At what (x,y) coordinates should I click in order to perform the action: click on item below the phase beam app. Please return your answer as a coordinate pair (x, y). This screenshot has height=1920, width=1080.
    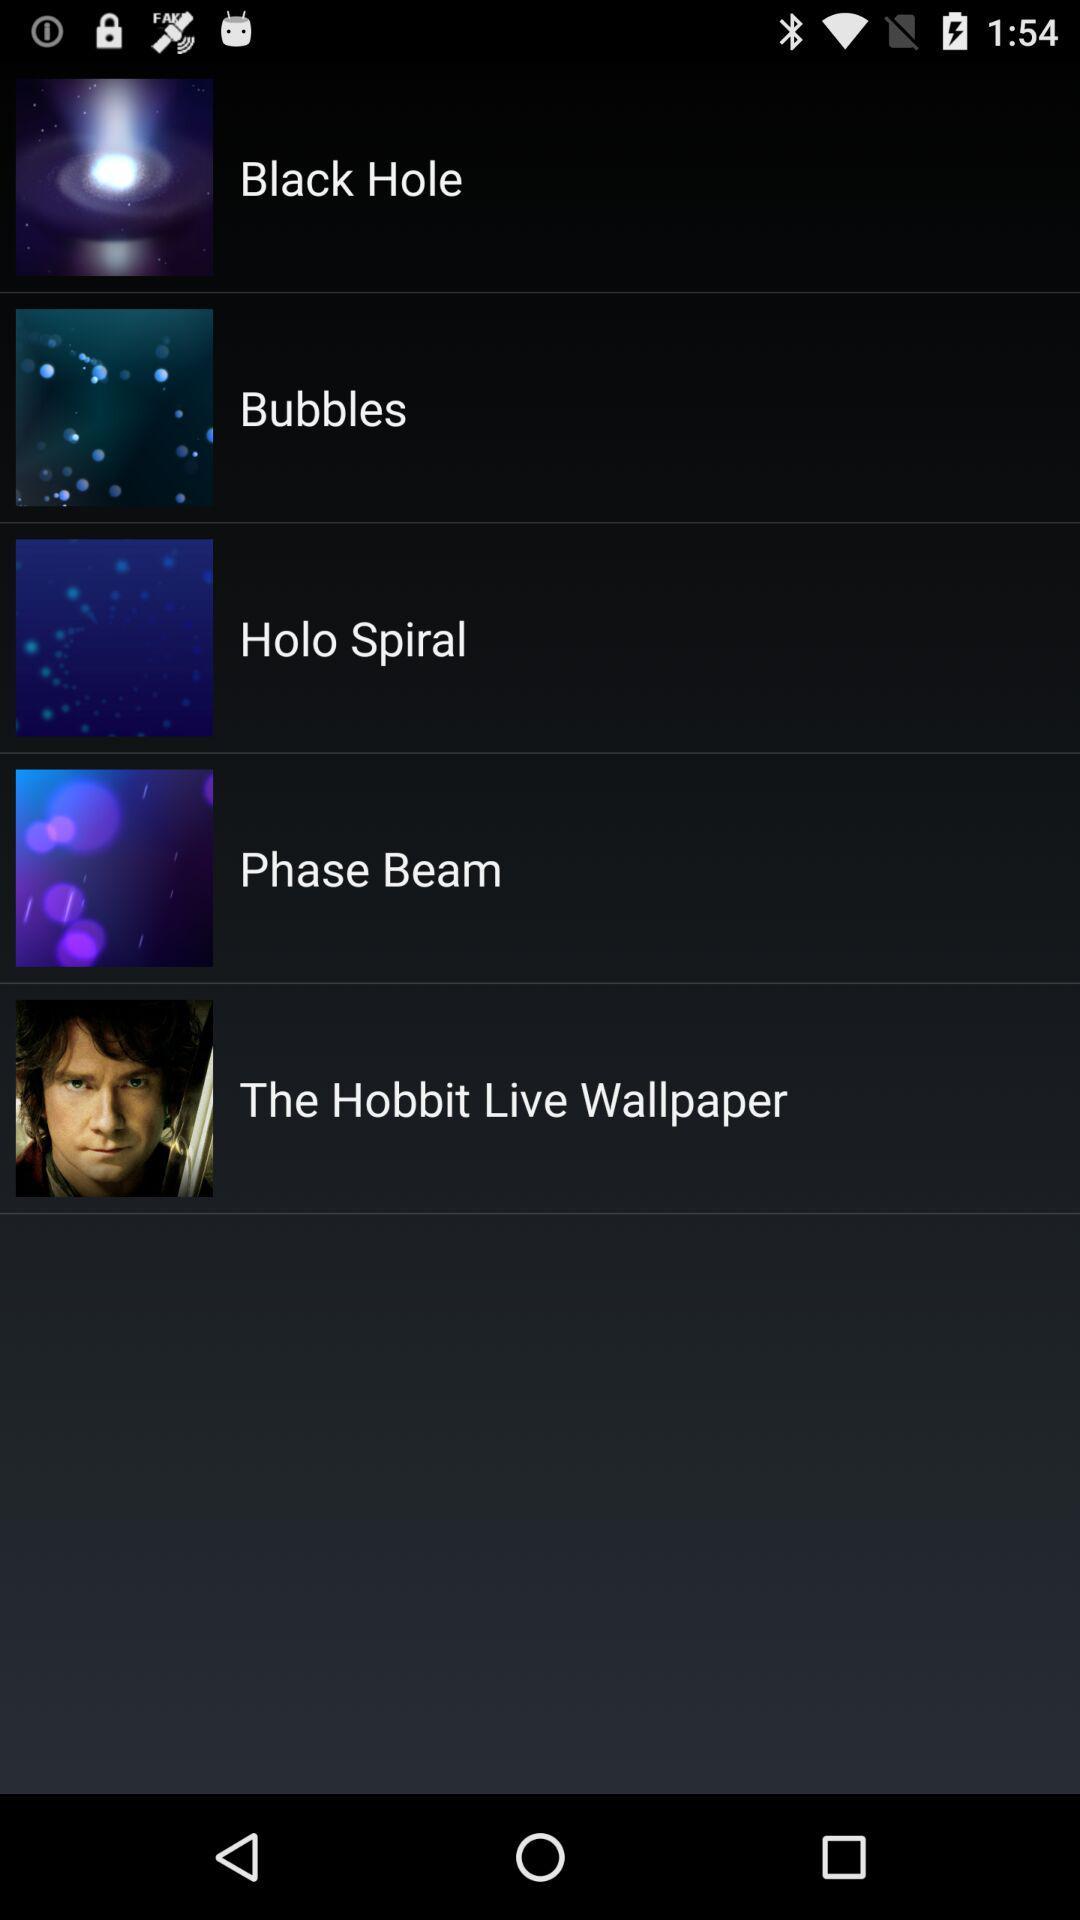
    Looking at the image, I should click on (512, 1097).